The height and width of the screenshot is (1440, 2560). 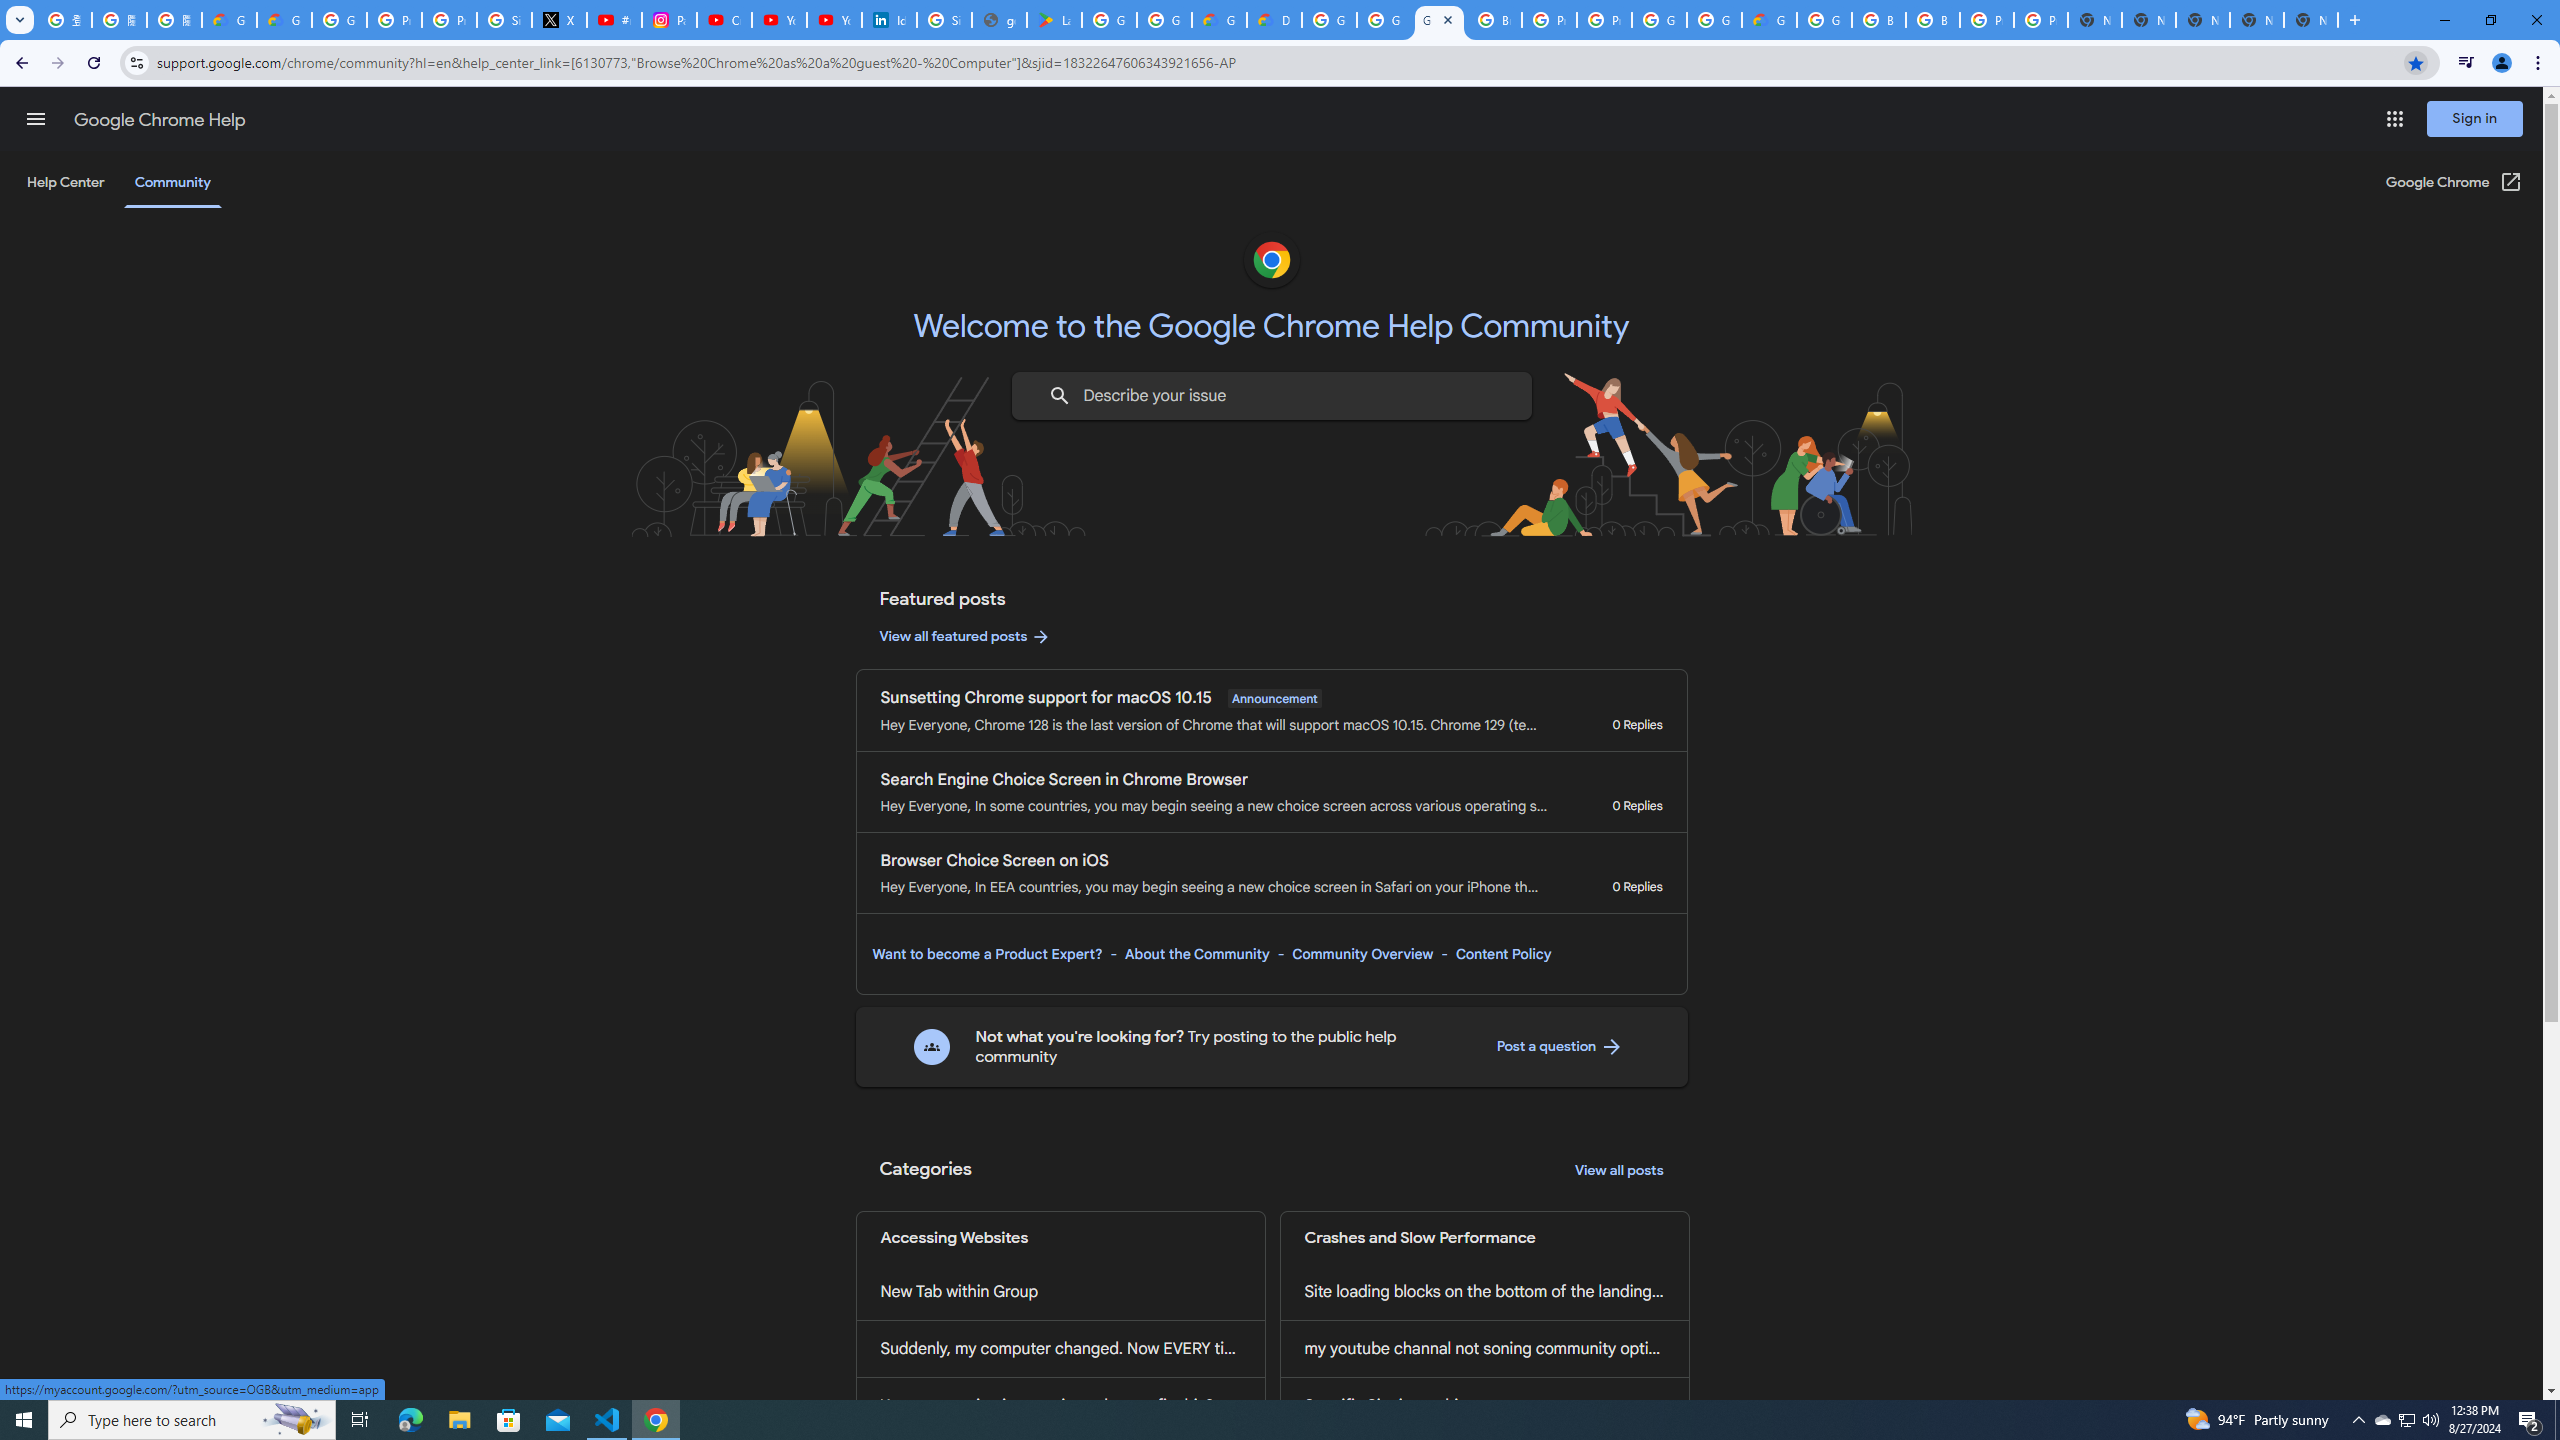 What do you see at coordinates (284, 19) in the screenshot?
I see `'Google Cloud Privacy Notice'` at bounding box center [284, 19].